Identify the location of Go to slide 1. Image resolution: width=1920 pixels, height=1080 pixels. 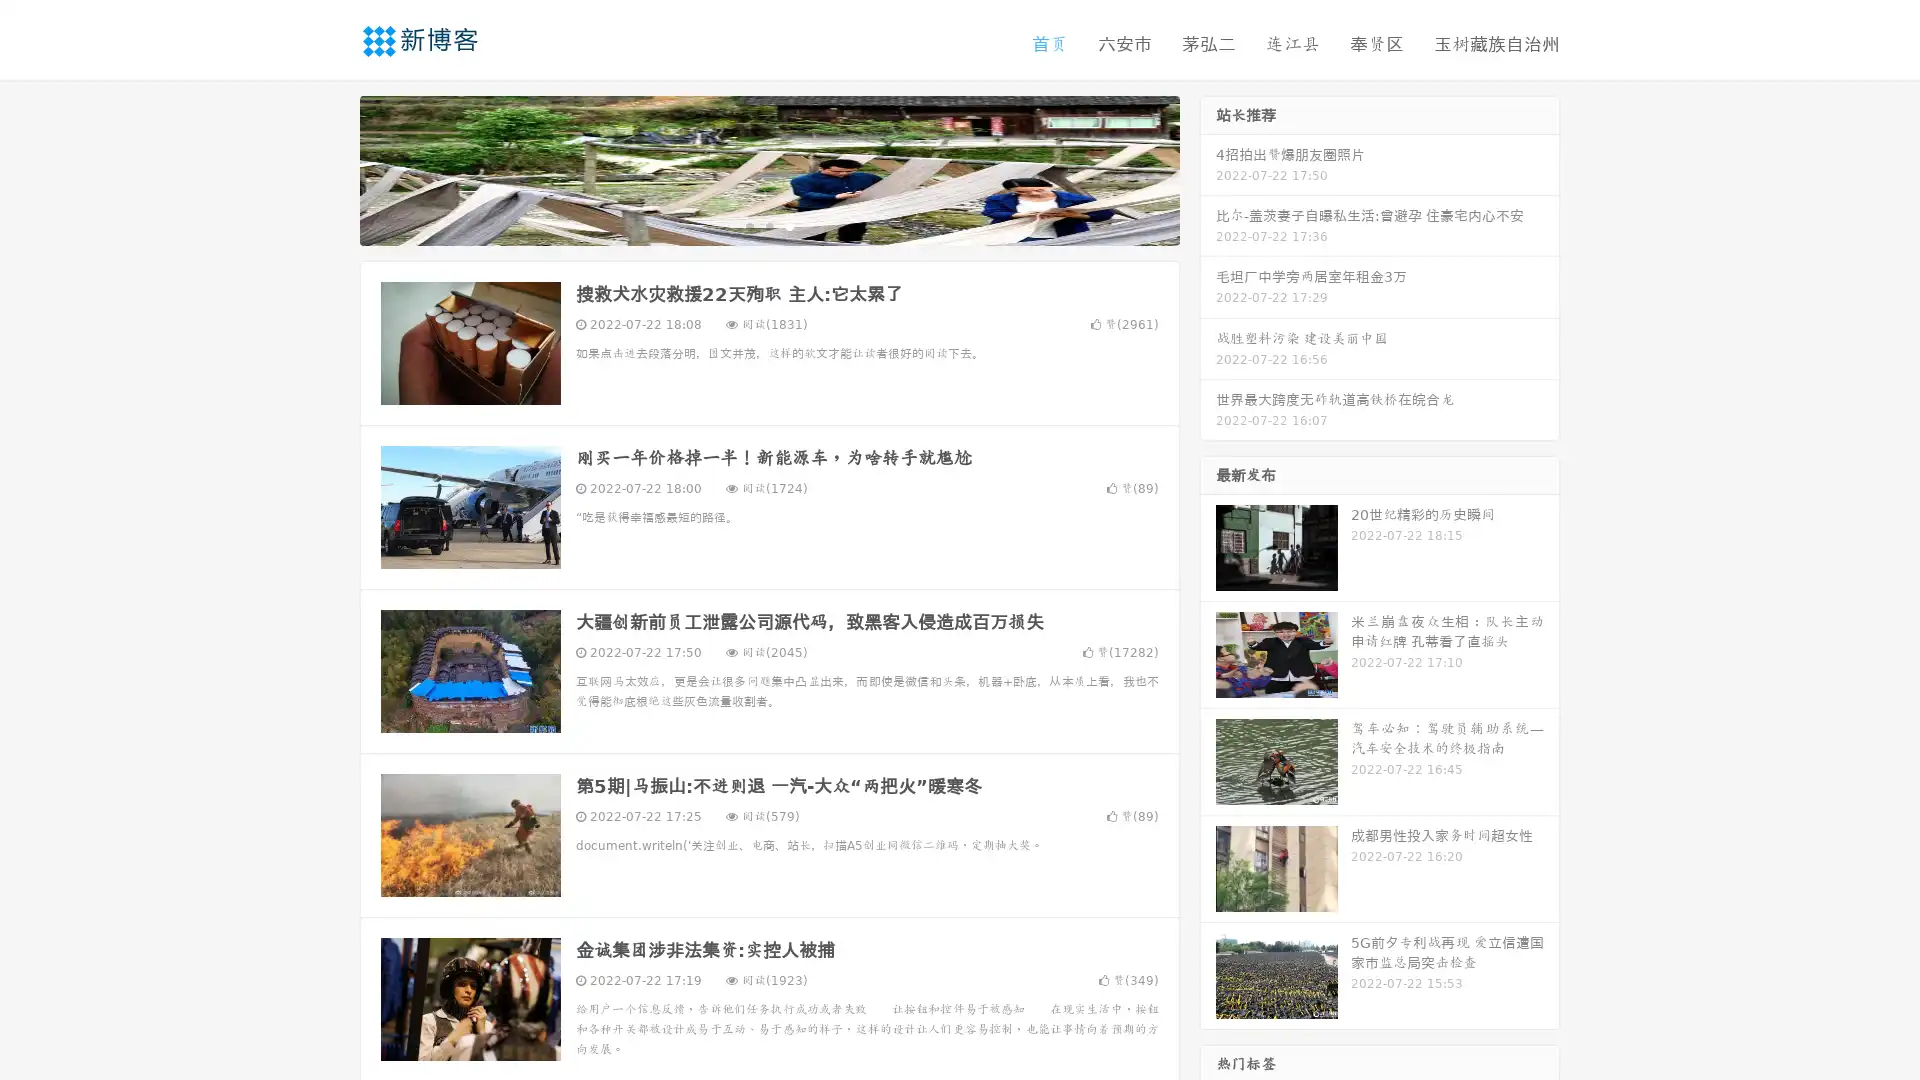
(748, 225).